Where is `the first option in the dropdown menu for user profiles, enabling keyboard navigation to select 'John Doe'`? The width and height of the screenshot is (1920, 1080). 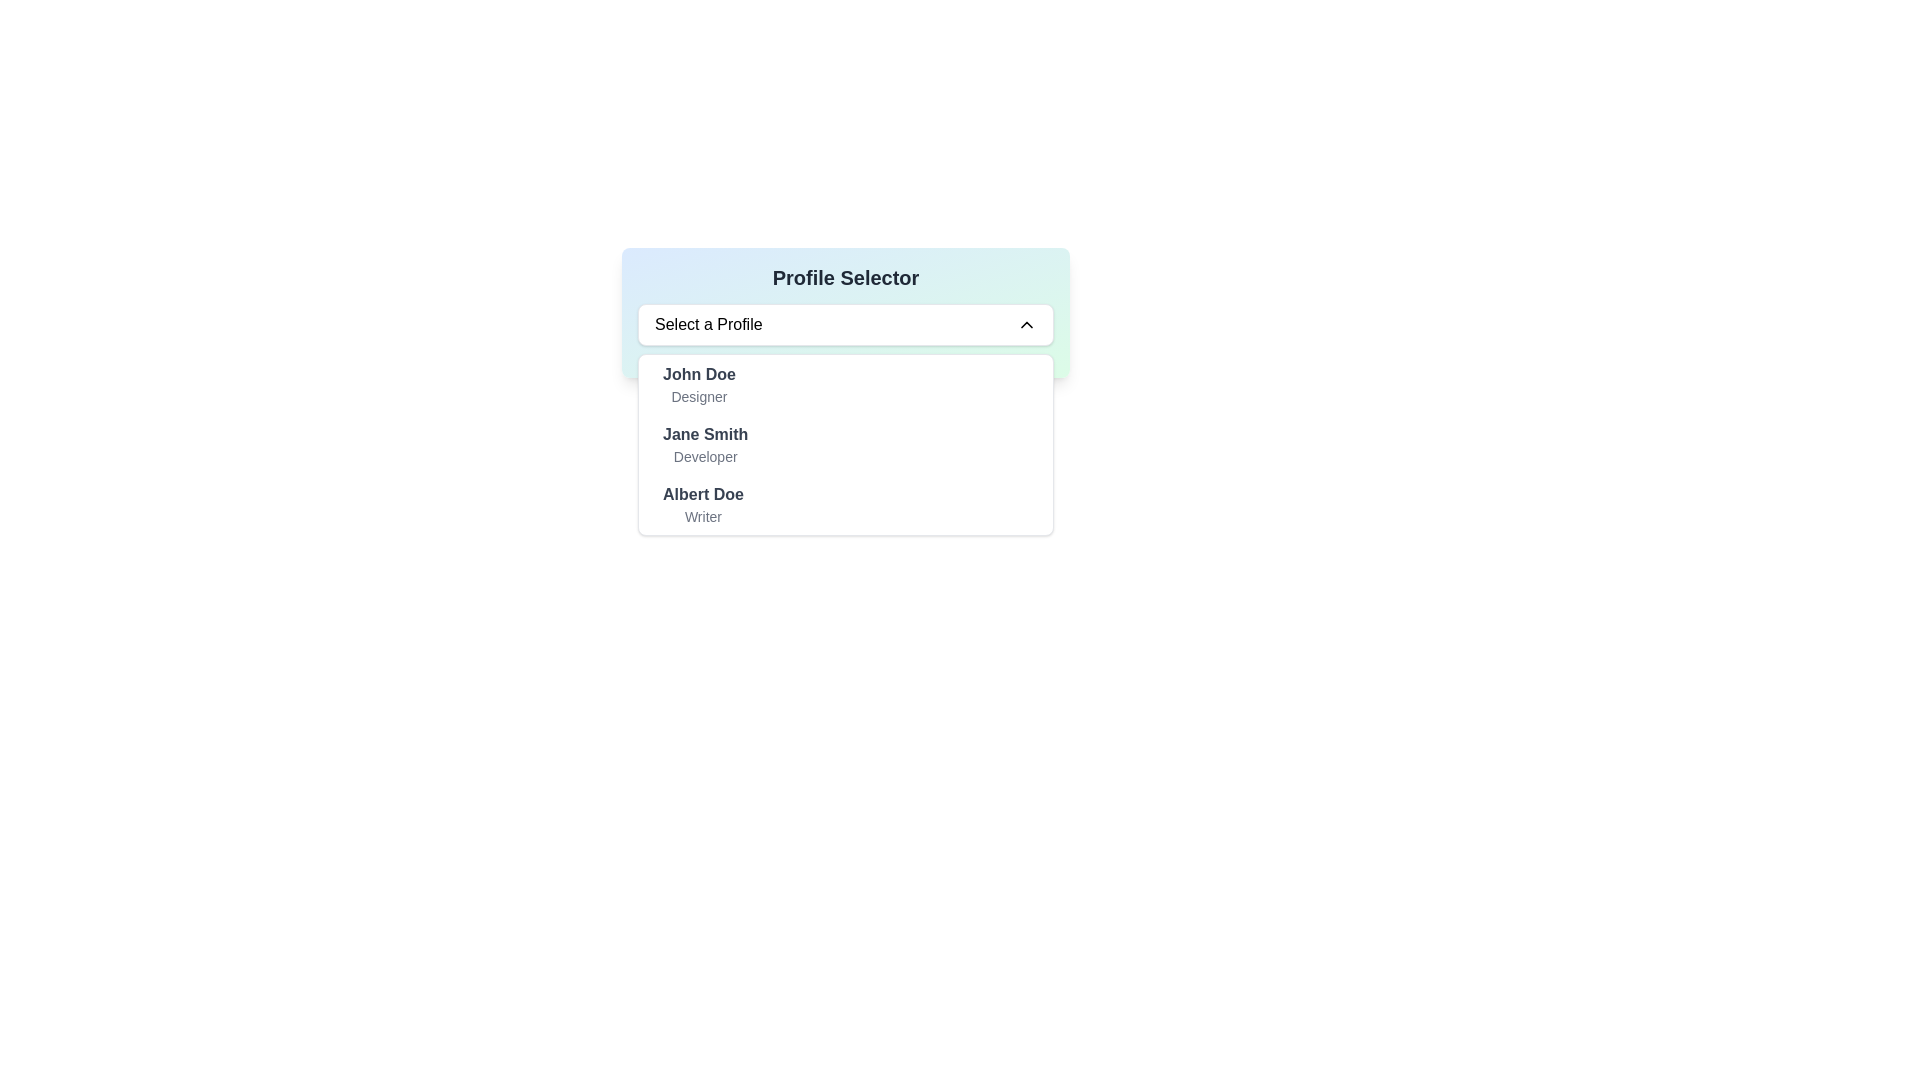
the first option in the dropdown menu for user profiles, enabling keyboard navigation to select 'John Doe' is located at coordinates (845, 385).